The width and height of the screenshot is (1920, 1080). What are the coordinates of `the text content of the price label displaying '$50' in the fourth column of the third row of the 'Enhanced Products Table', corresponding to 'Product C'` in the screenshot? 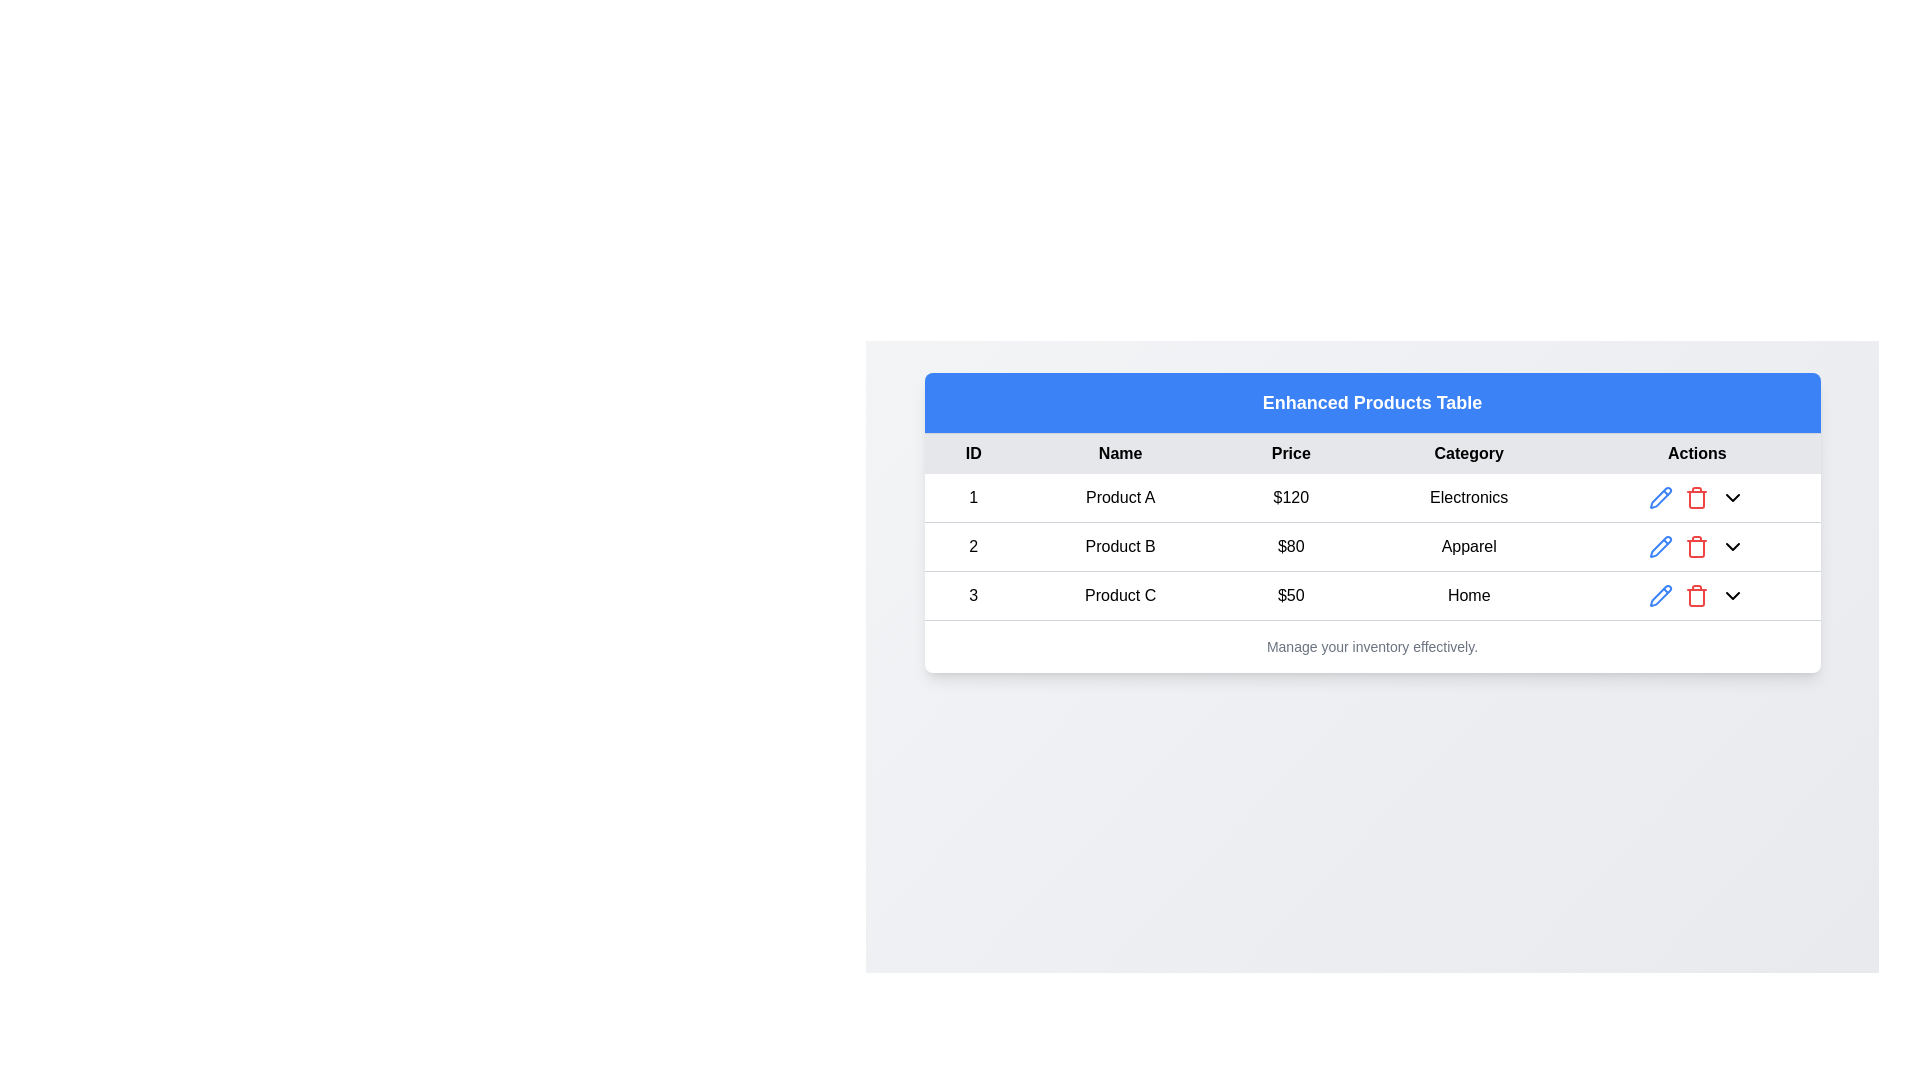 It's located at (1291, 595).